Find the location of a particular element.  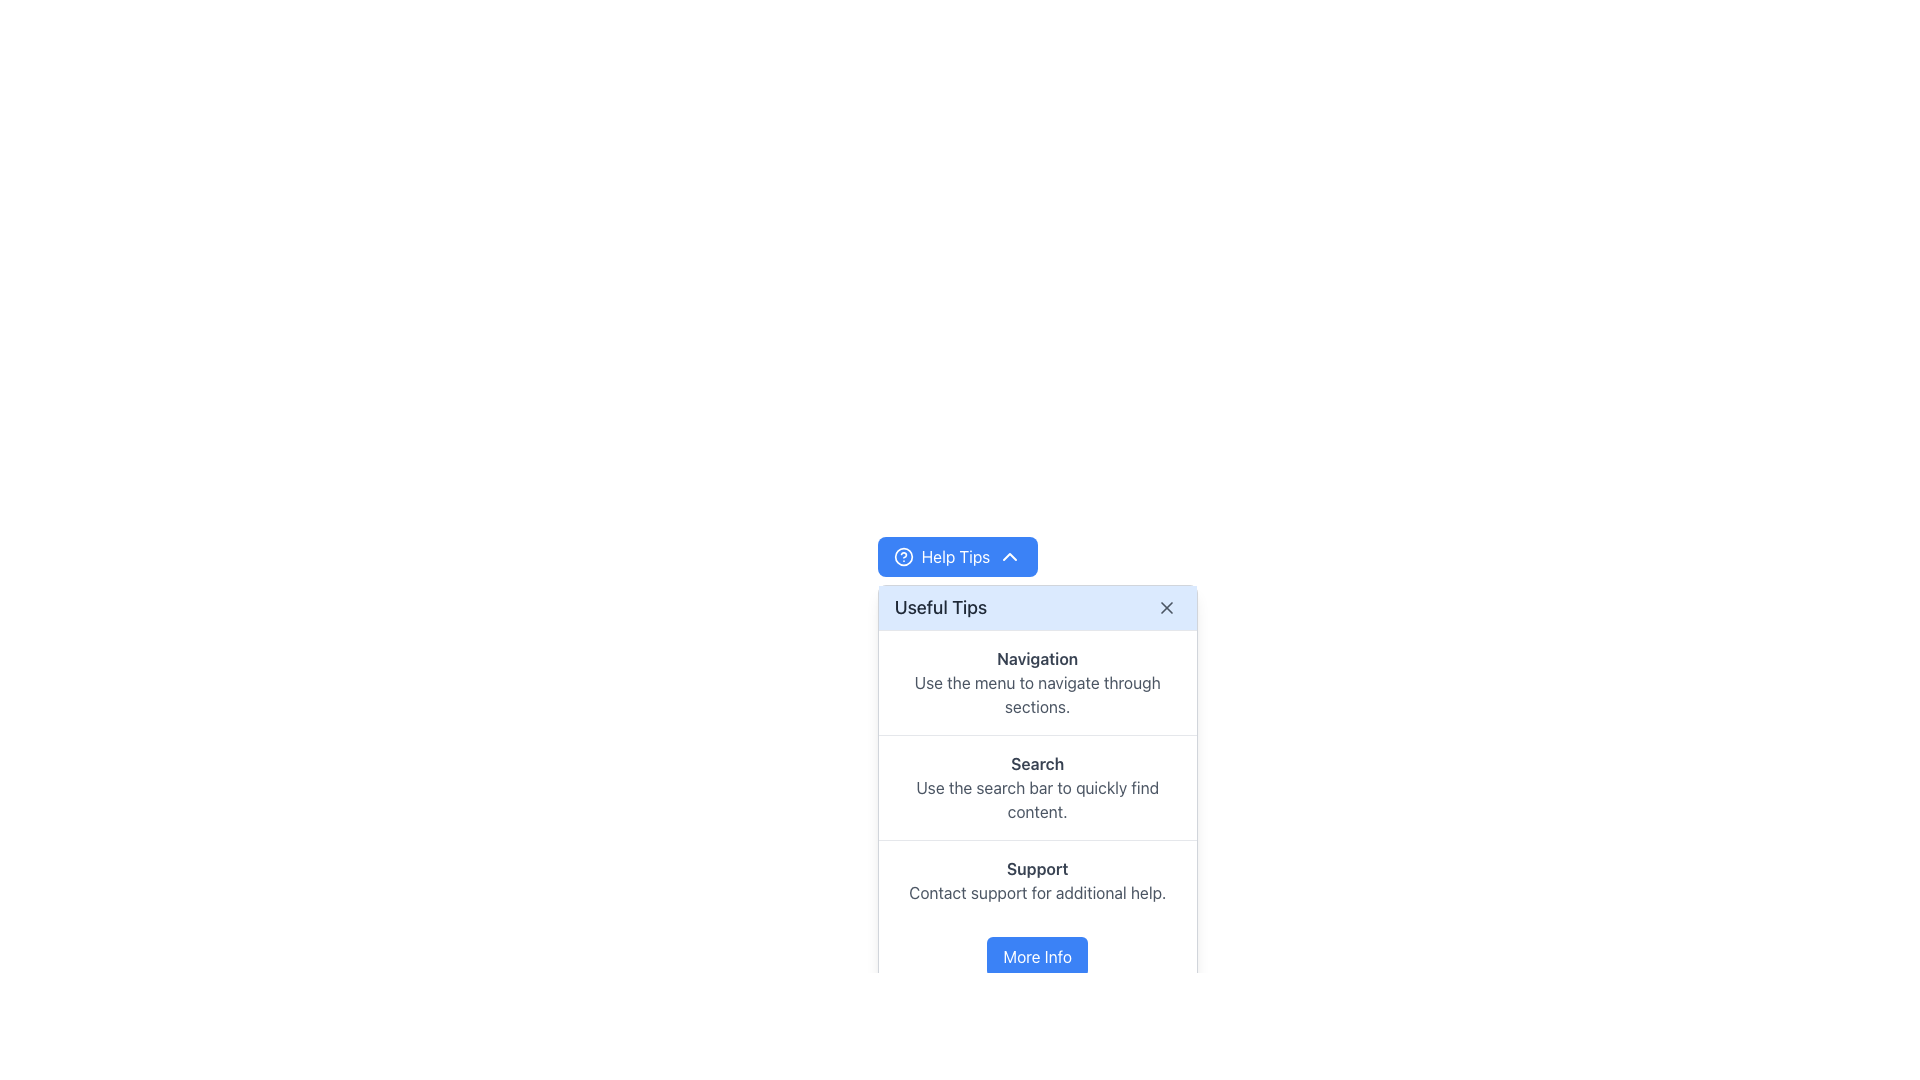

the descriptive text block that provides additional information about using the search bar feature, located below the sibling element titled 'Search' is located at coordinates (1037, 798).